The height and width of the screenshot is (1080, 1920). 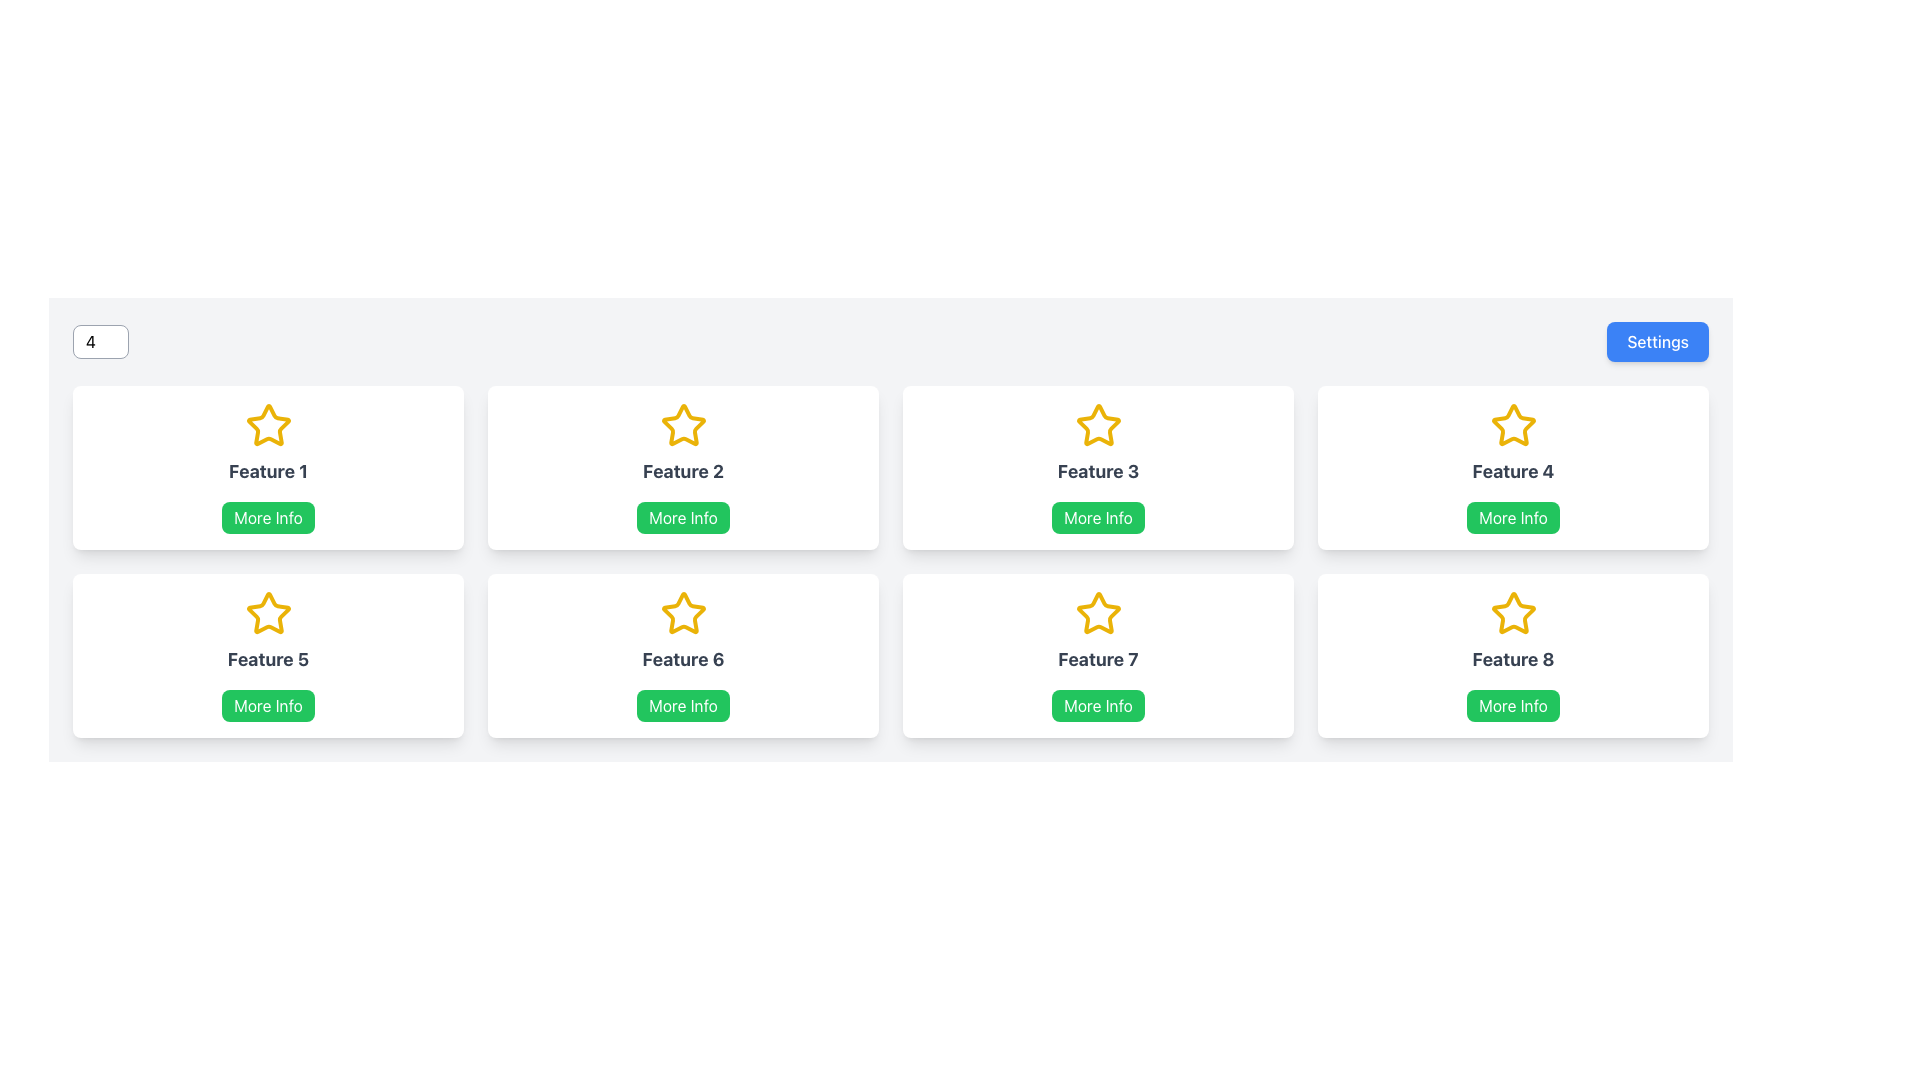 What do you see at coordinates (683, 424) in the screenshot?
I see `the star icon representing a favorite feature, located in the card labeled 'Feature 2', positioned in the top row, second from the left in the grid layout` at bounding box center [683, 424].